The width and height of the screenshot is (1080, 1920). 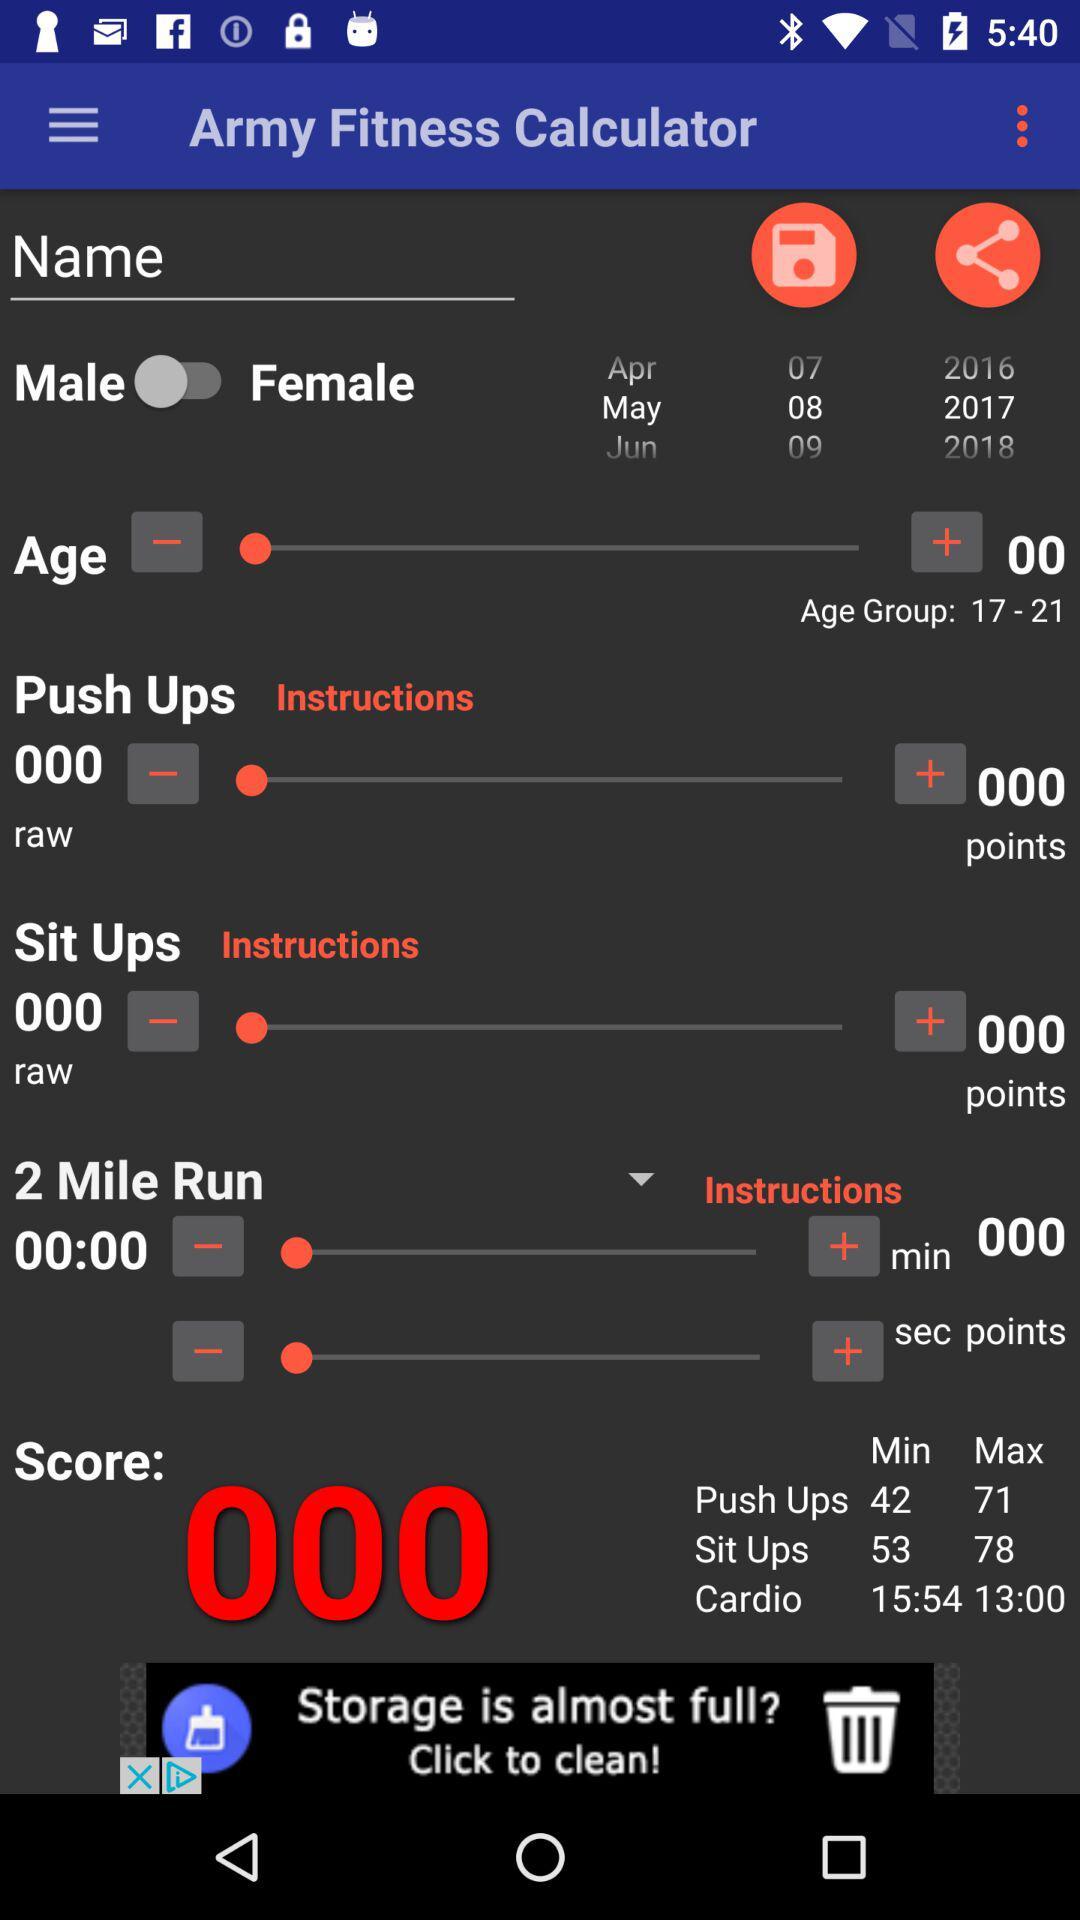 What do you see at coordinates (802, 253) in the screenshot?
I see `contact` at bounding box center [802, 253].